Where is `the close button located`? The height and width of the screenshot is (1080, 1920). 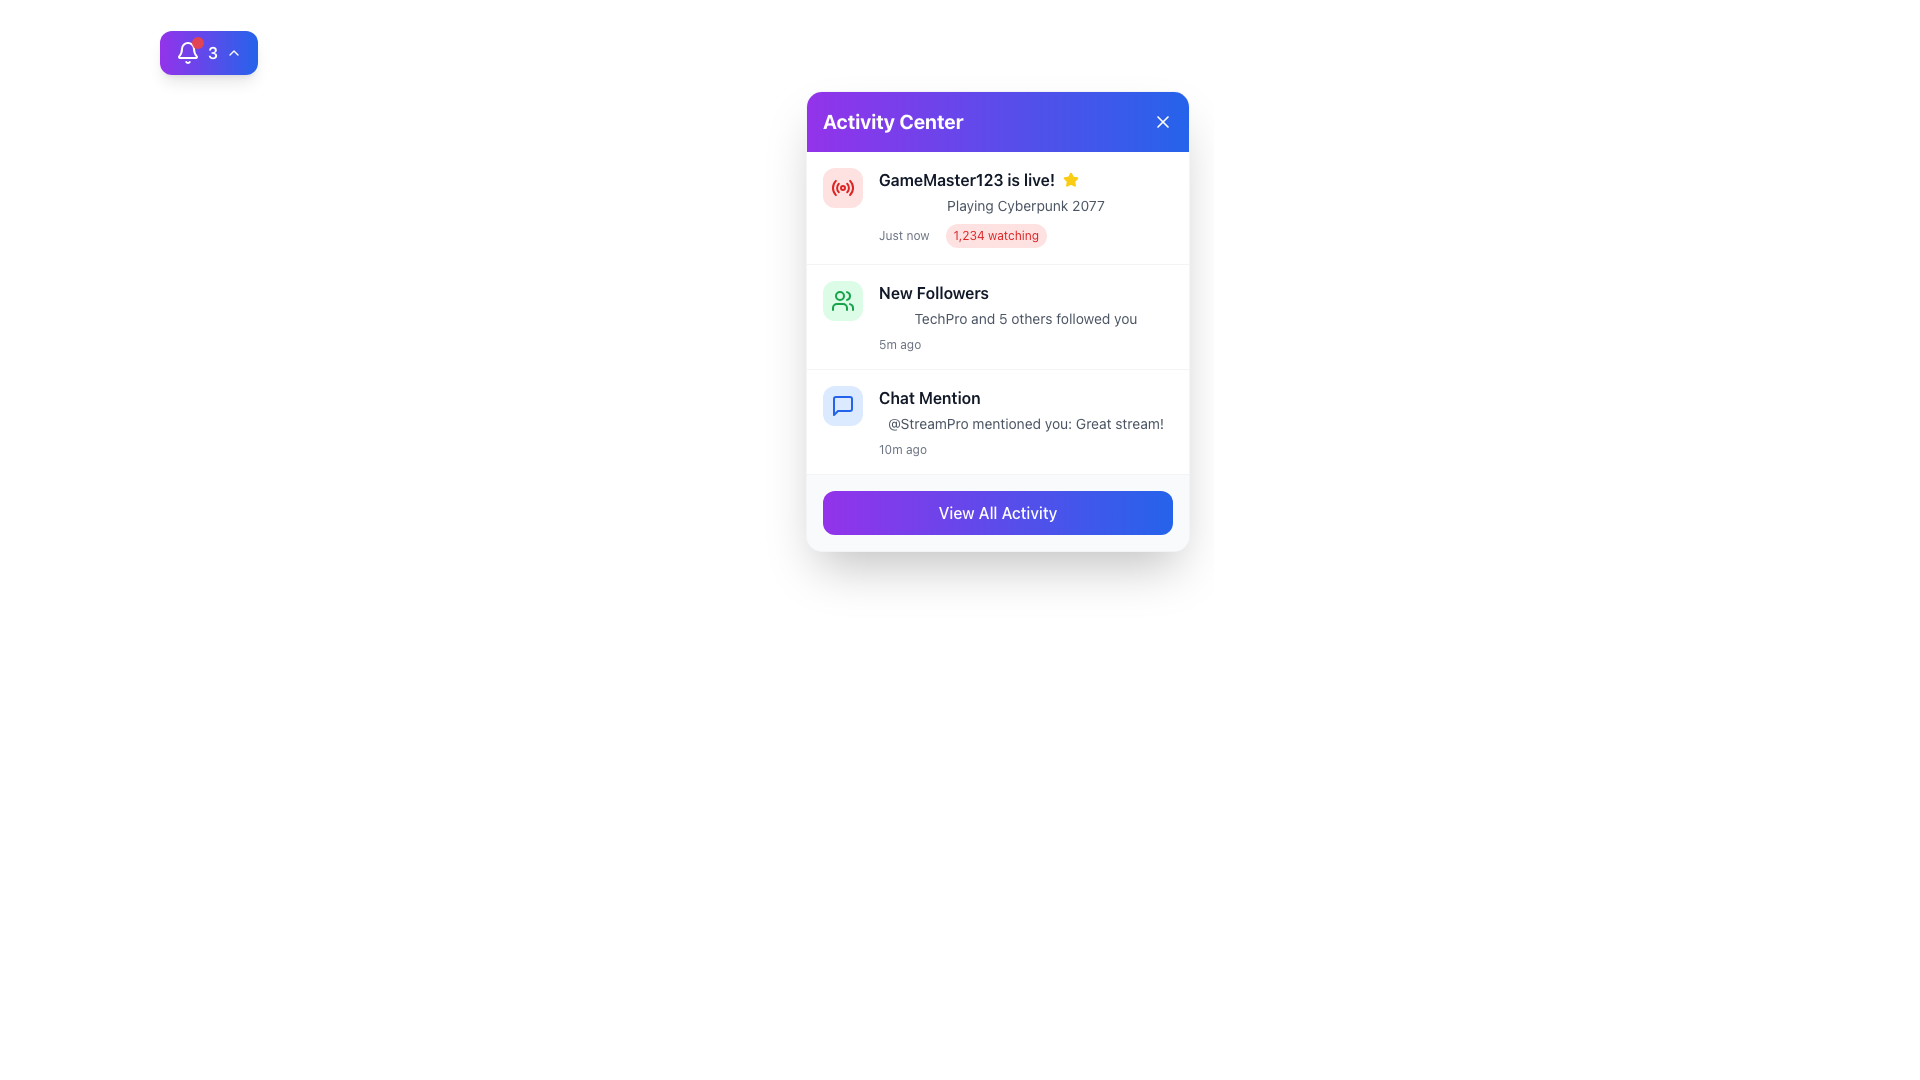 the close button located is located at coordinates (1162, 122).